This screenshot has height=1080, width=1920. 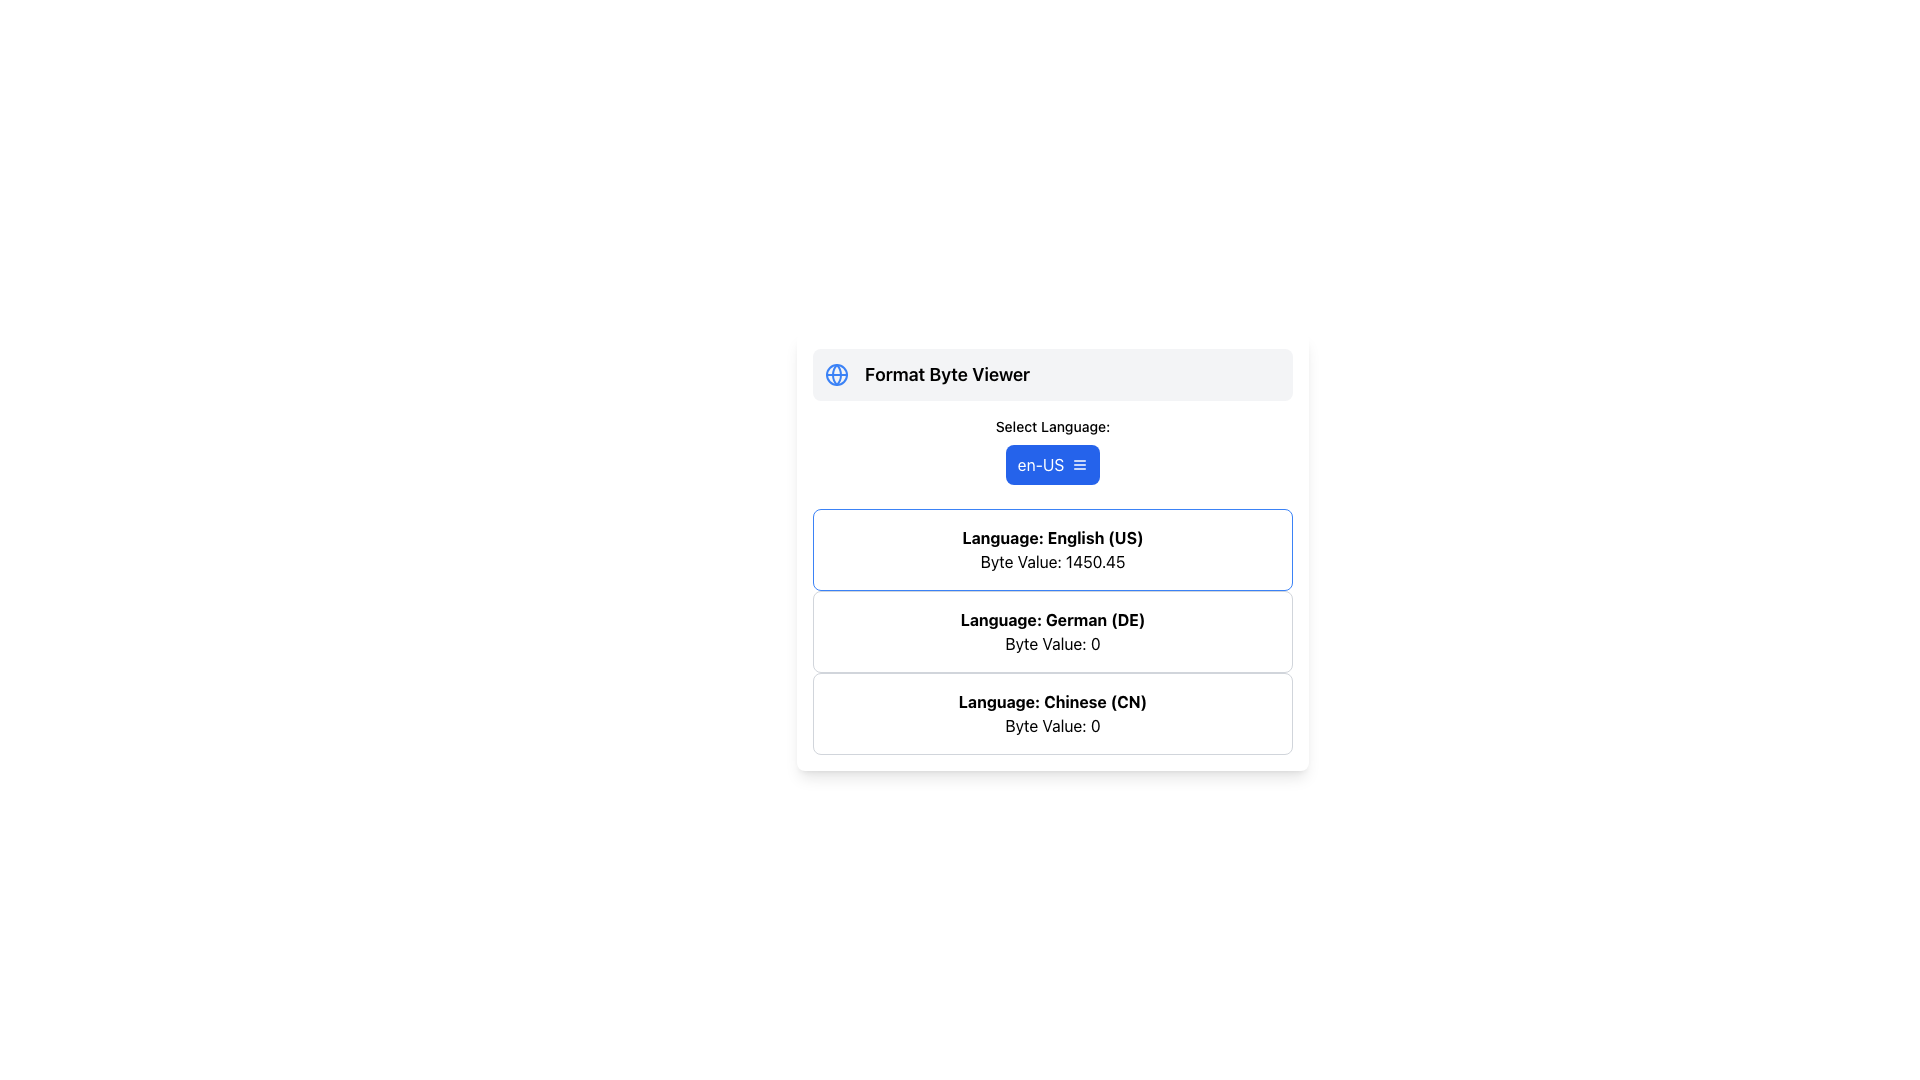 What do you see at coordinates (1040, 465) in the screenshot?
I see `the text label element that represents the currently selected language option ('en-US') within the language selection button interface` at bounding box center [1040, 465].